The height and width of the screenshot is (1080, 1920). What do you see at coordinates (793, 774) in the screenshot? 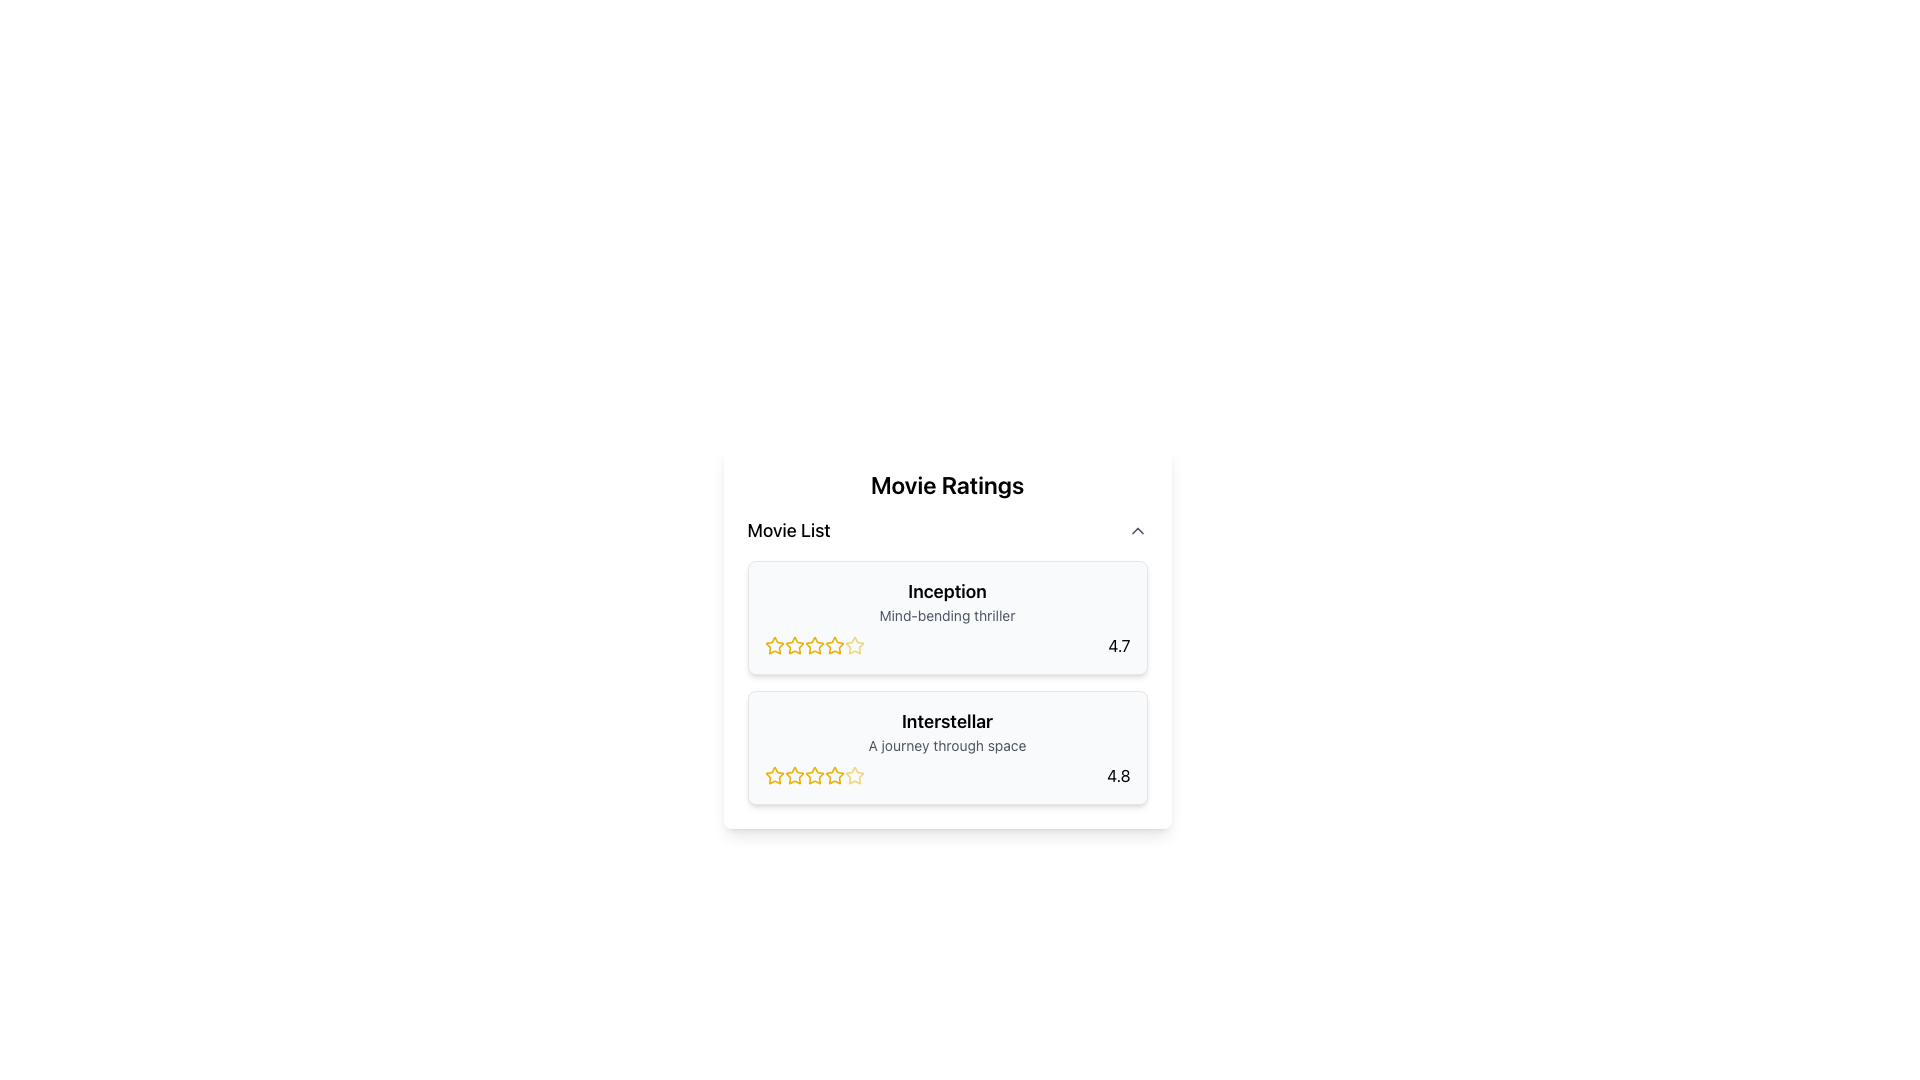
I see `the first yellow star icon in the rating system for the movie 'Interstellar' to modify the rating` at bounding box center [793, 774].